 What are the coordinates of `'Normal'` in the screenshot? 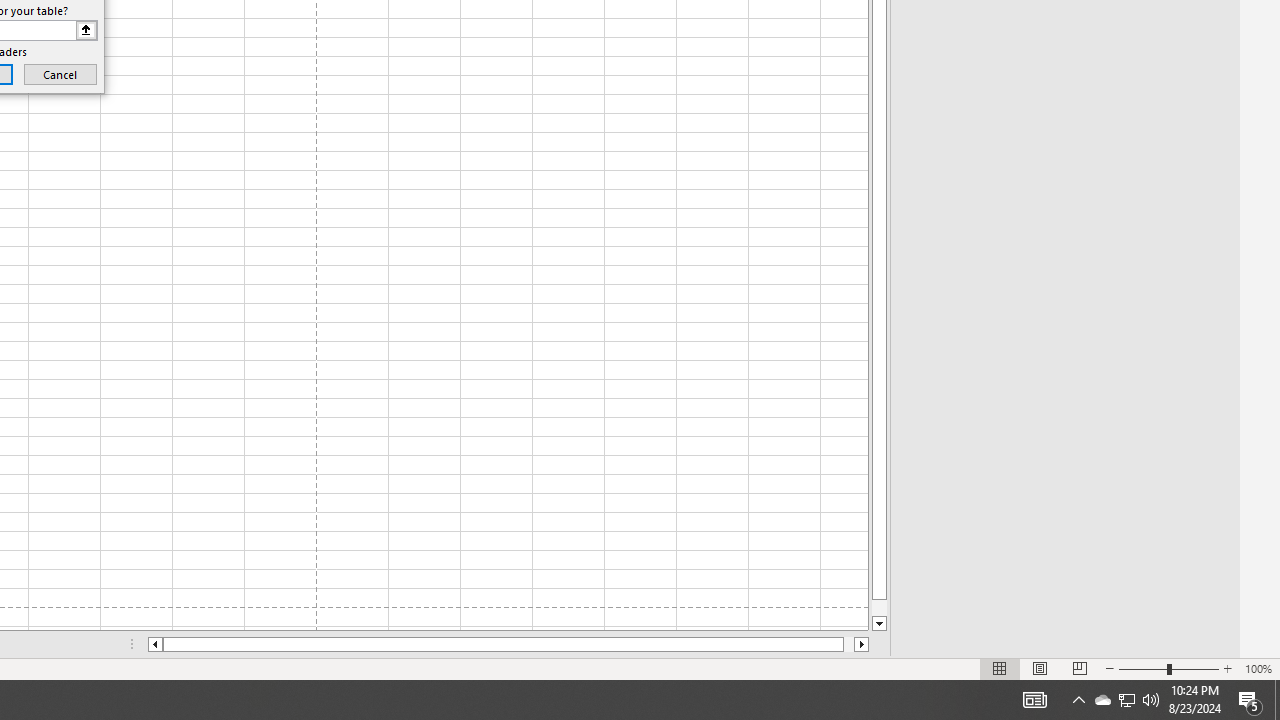 It's located at (1000, 669).